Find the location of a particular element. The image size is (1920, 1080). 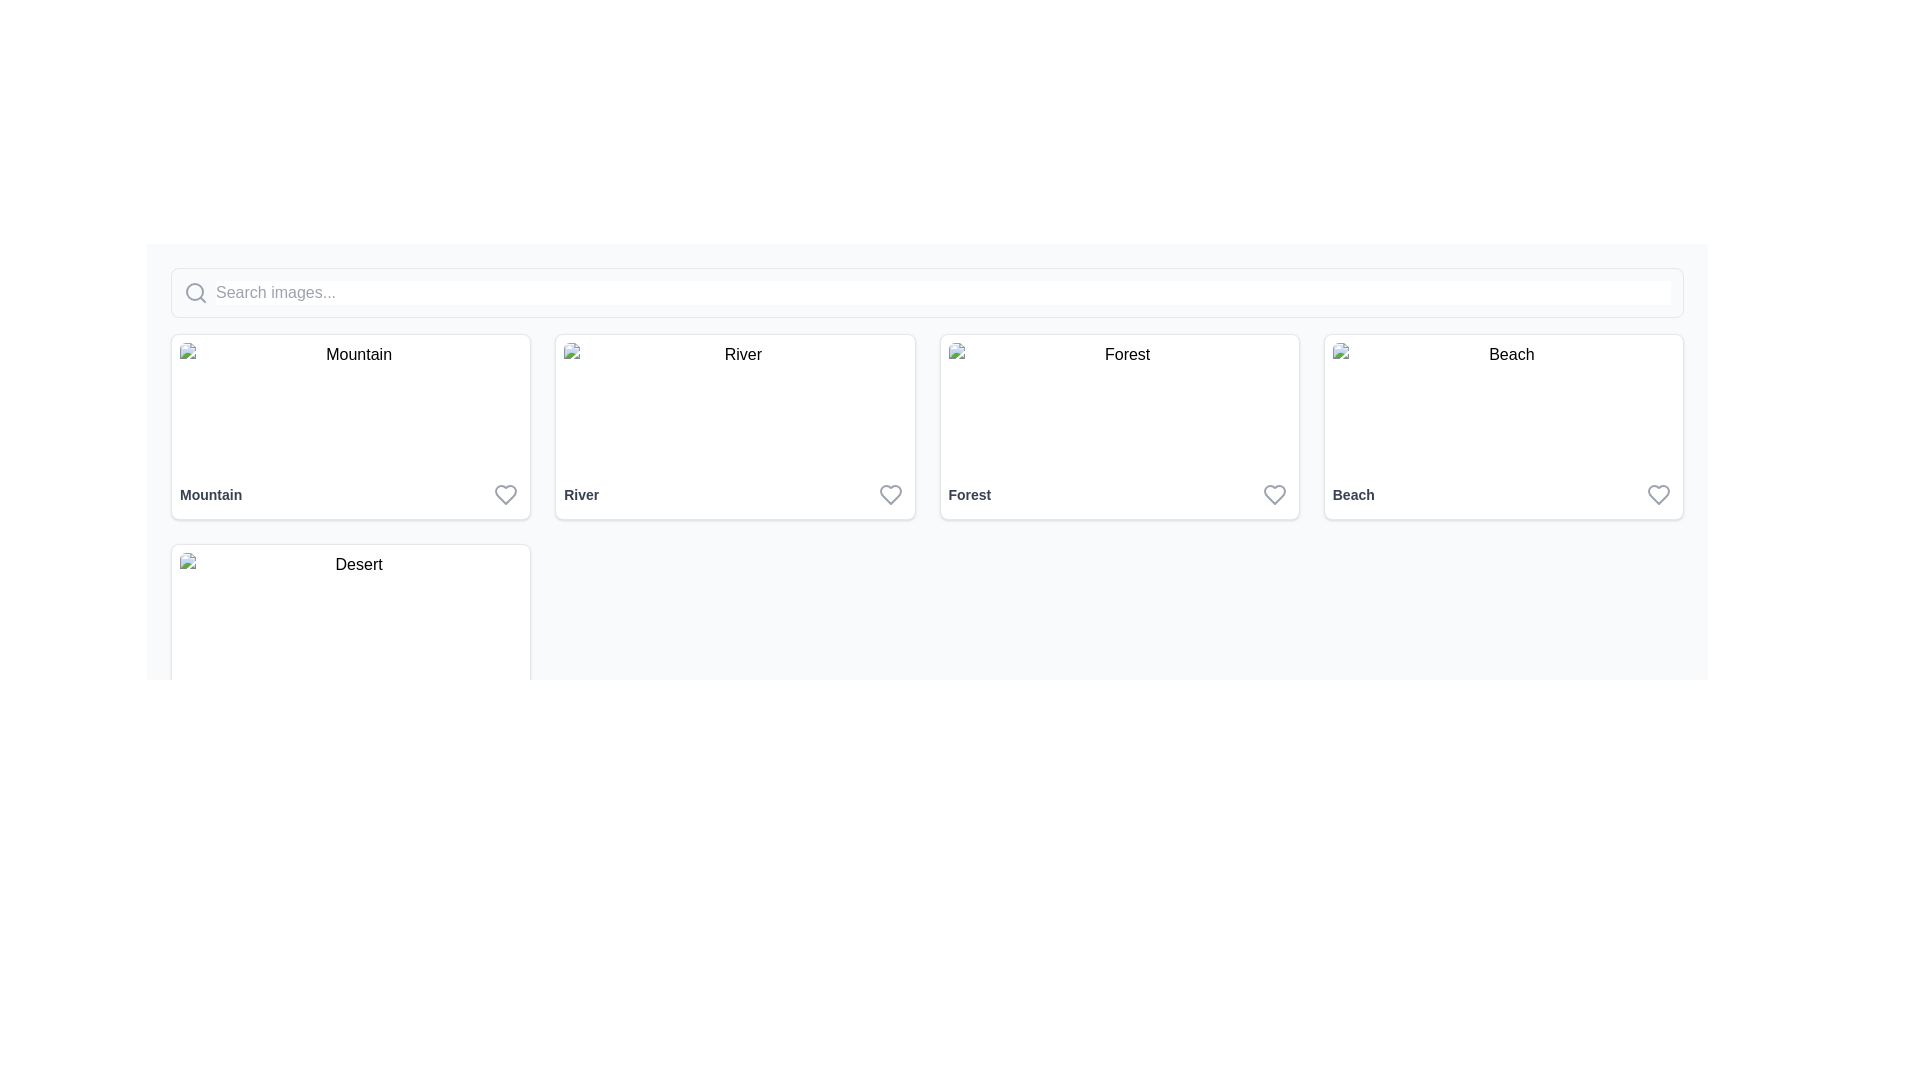

the heart-shaped icon button located in the bottom-right of the 'Forest' card to possibly see tooltips is located at coordinates (1273, 494).